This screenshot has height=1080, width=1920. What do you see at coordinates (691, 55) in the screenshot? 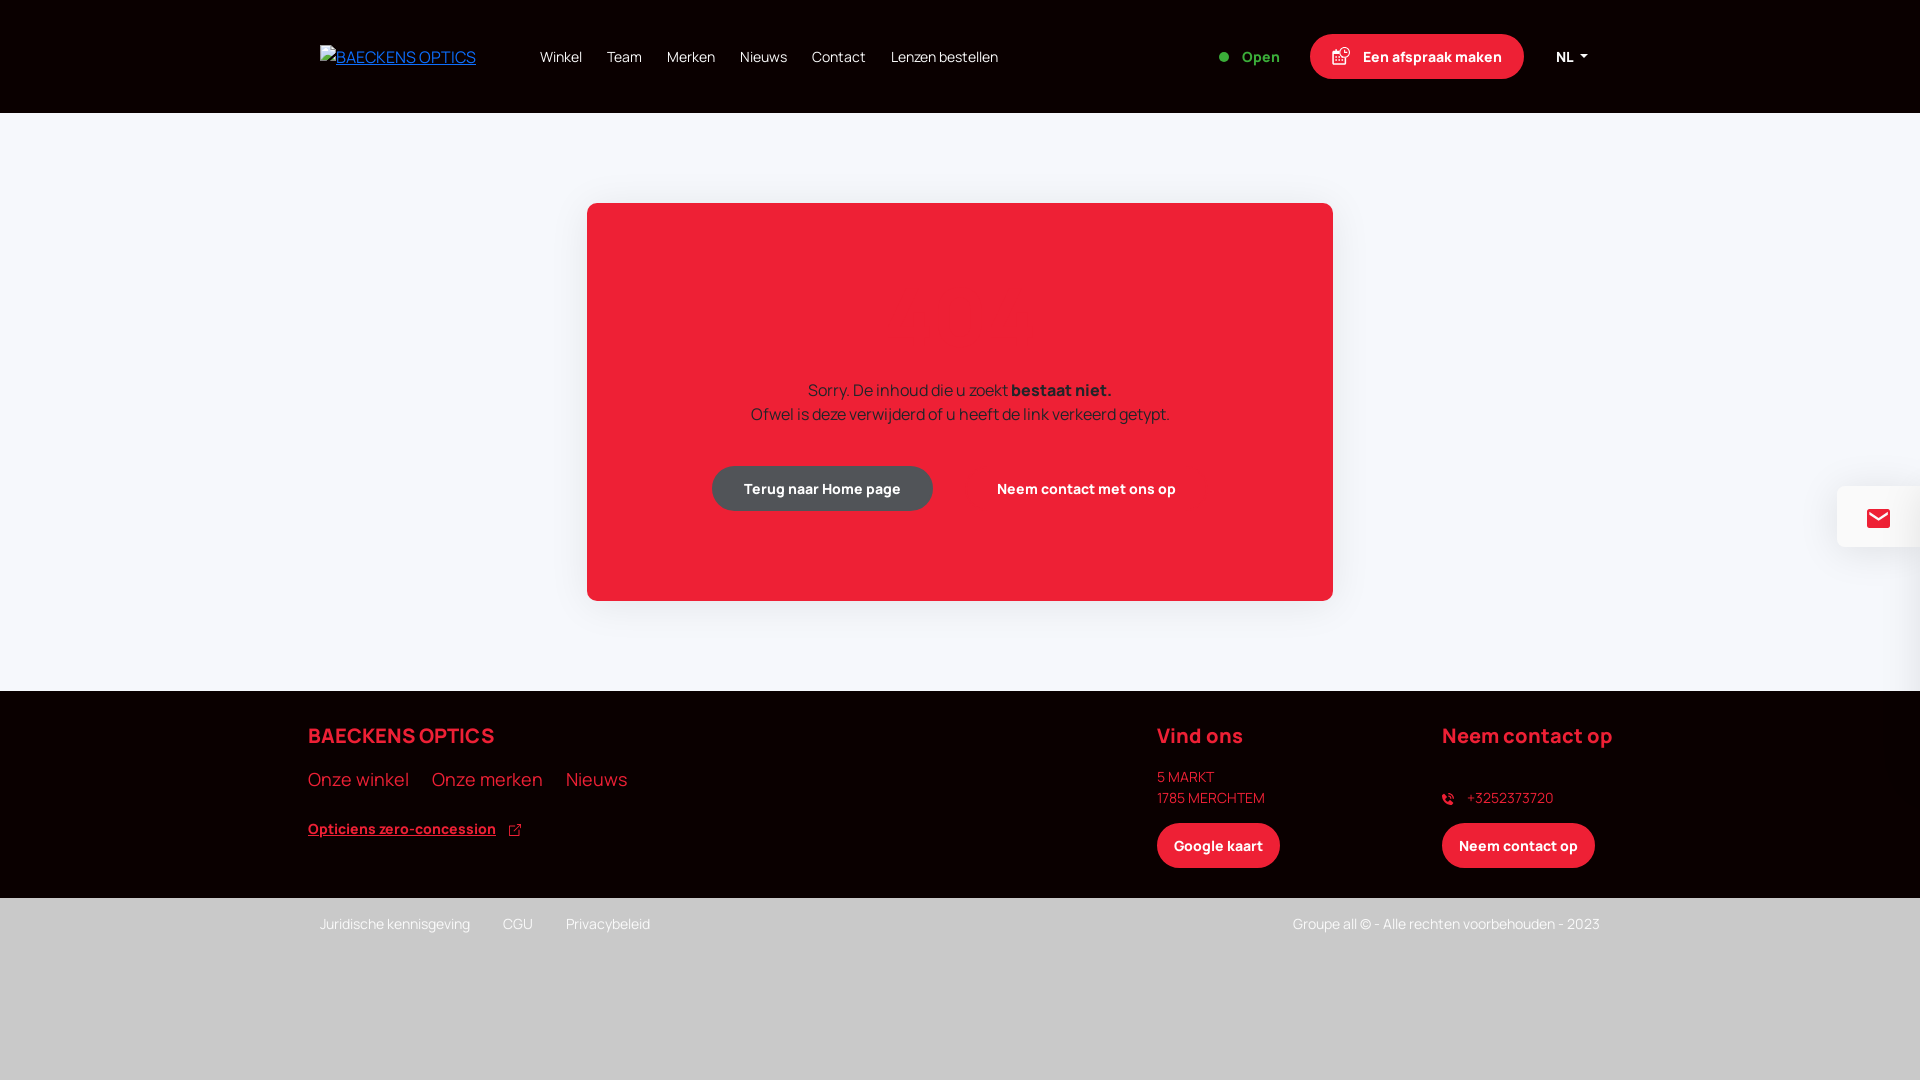
I see `'Merken'` at bounding box center [691, 55].